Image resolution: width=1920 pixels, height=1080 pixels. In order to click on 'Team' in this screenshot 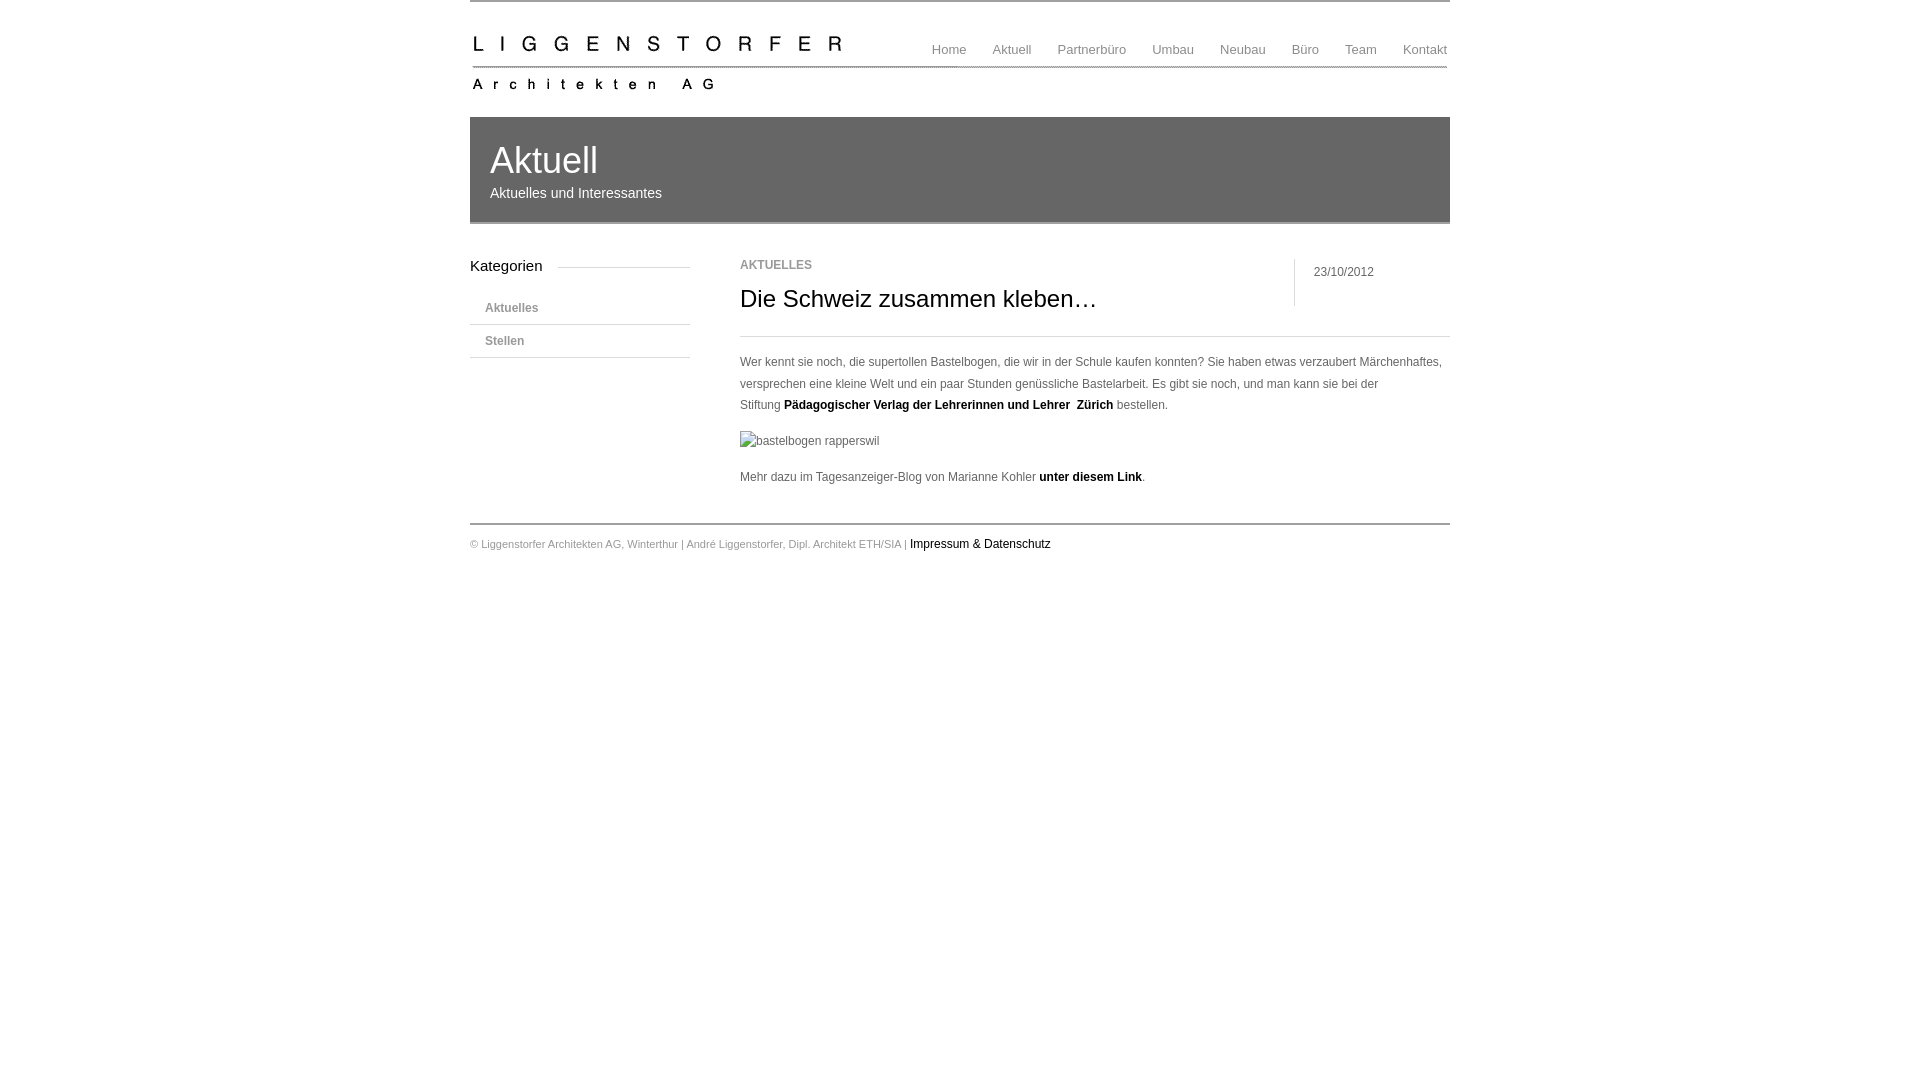, I will do `click(1360, 33)`.